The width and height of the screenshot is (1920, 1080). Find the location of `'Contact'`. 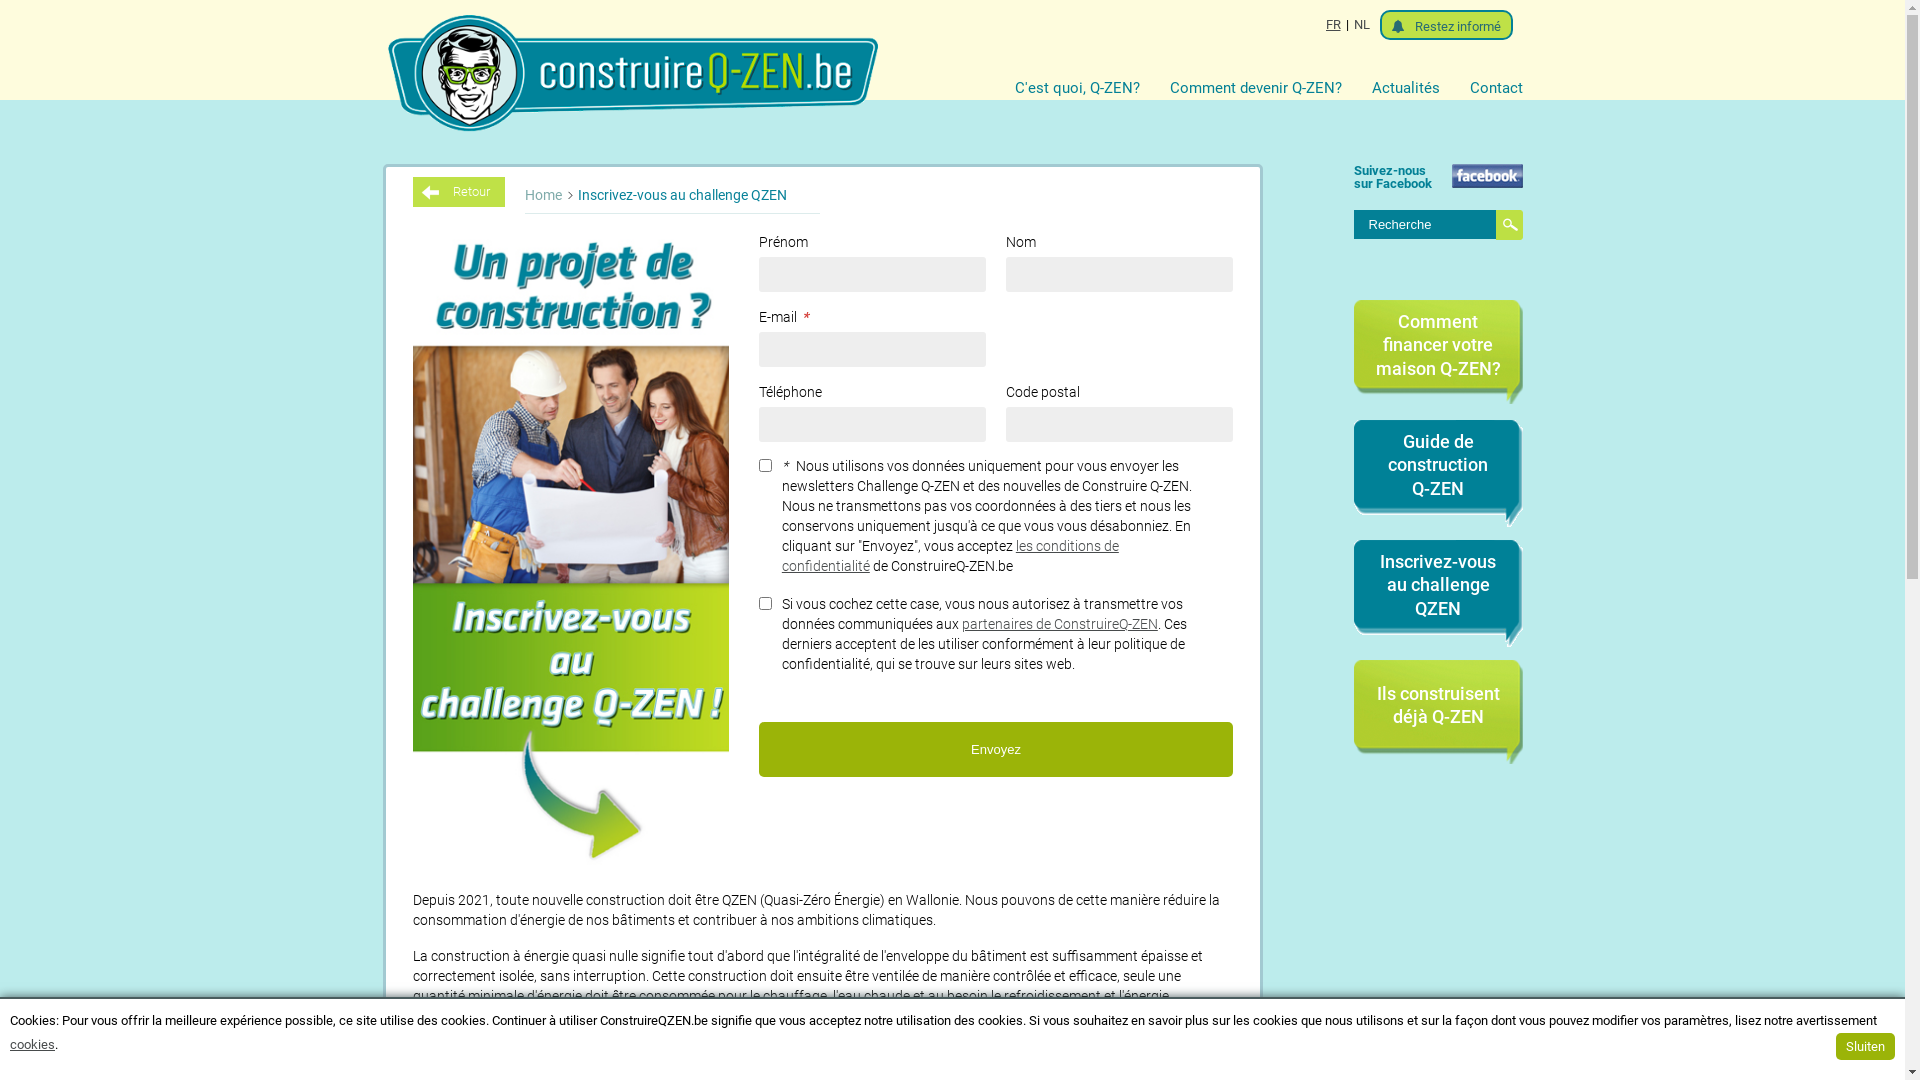

'Contact' is located at coordinates (1496, 87).